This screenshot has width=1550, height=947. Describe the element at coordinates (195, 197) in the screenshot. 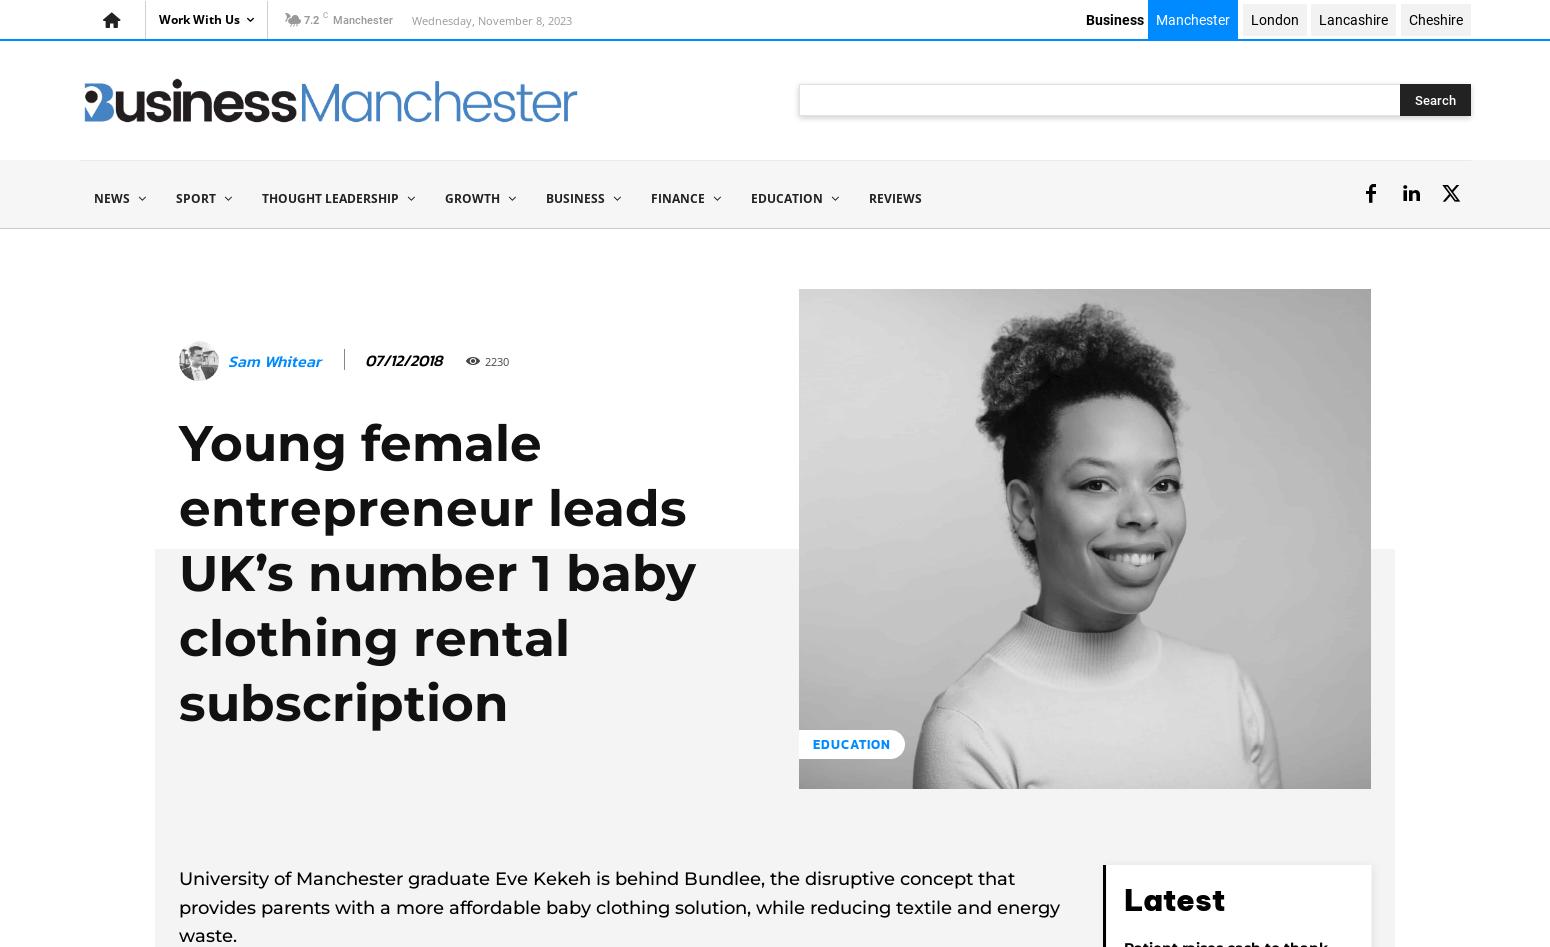

I see `'Sport'` at that location.